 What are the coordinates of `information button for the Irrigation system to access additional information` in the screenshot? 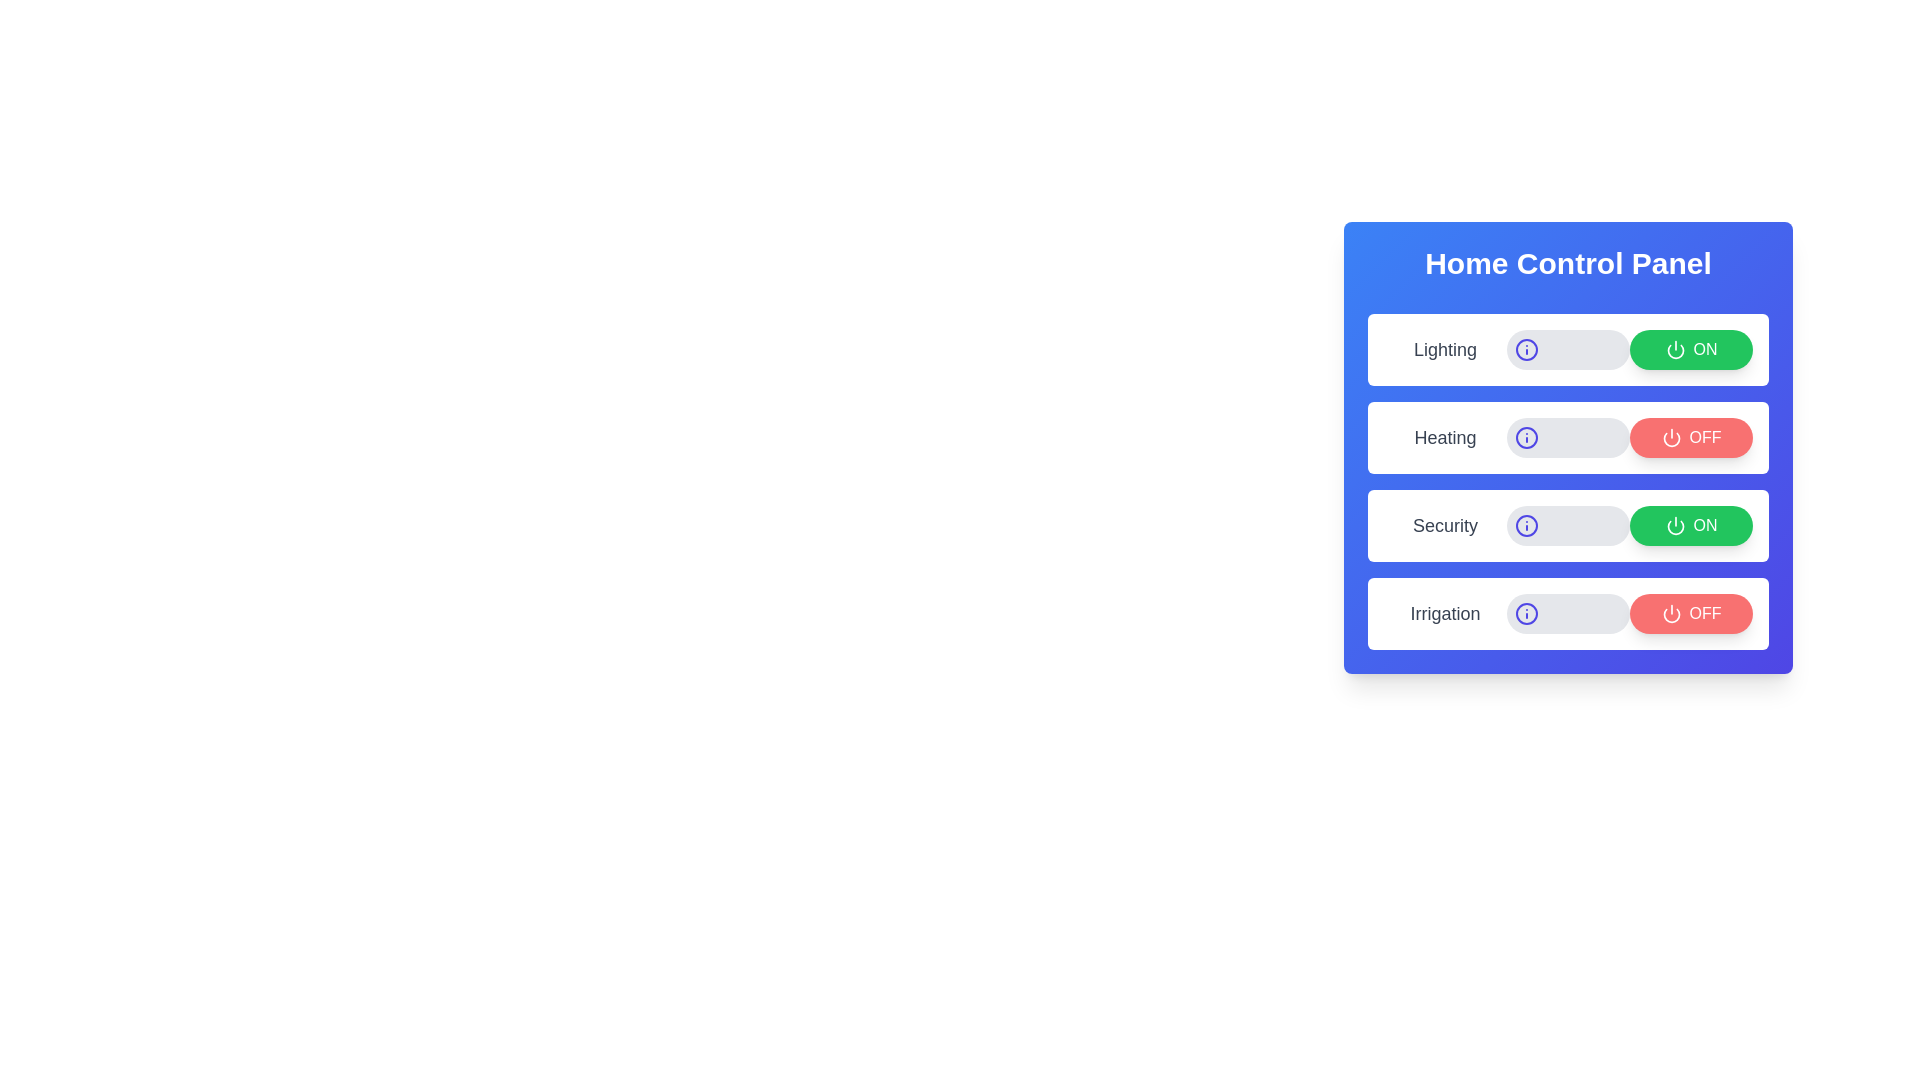 It's located at (1525, 612).